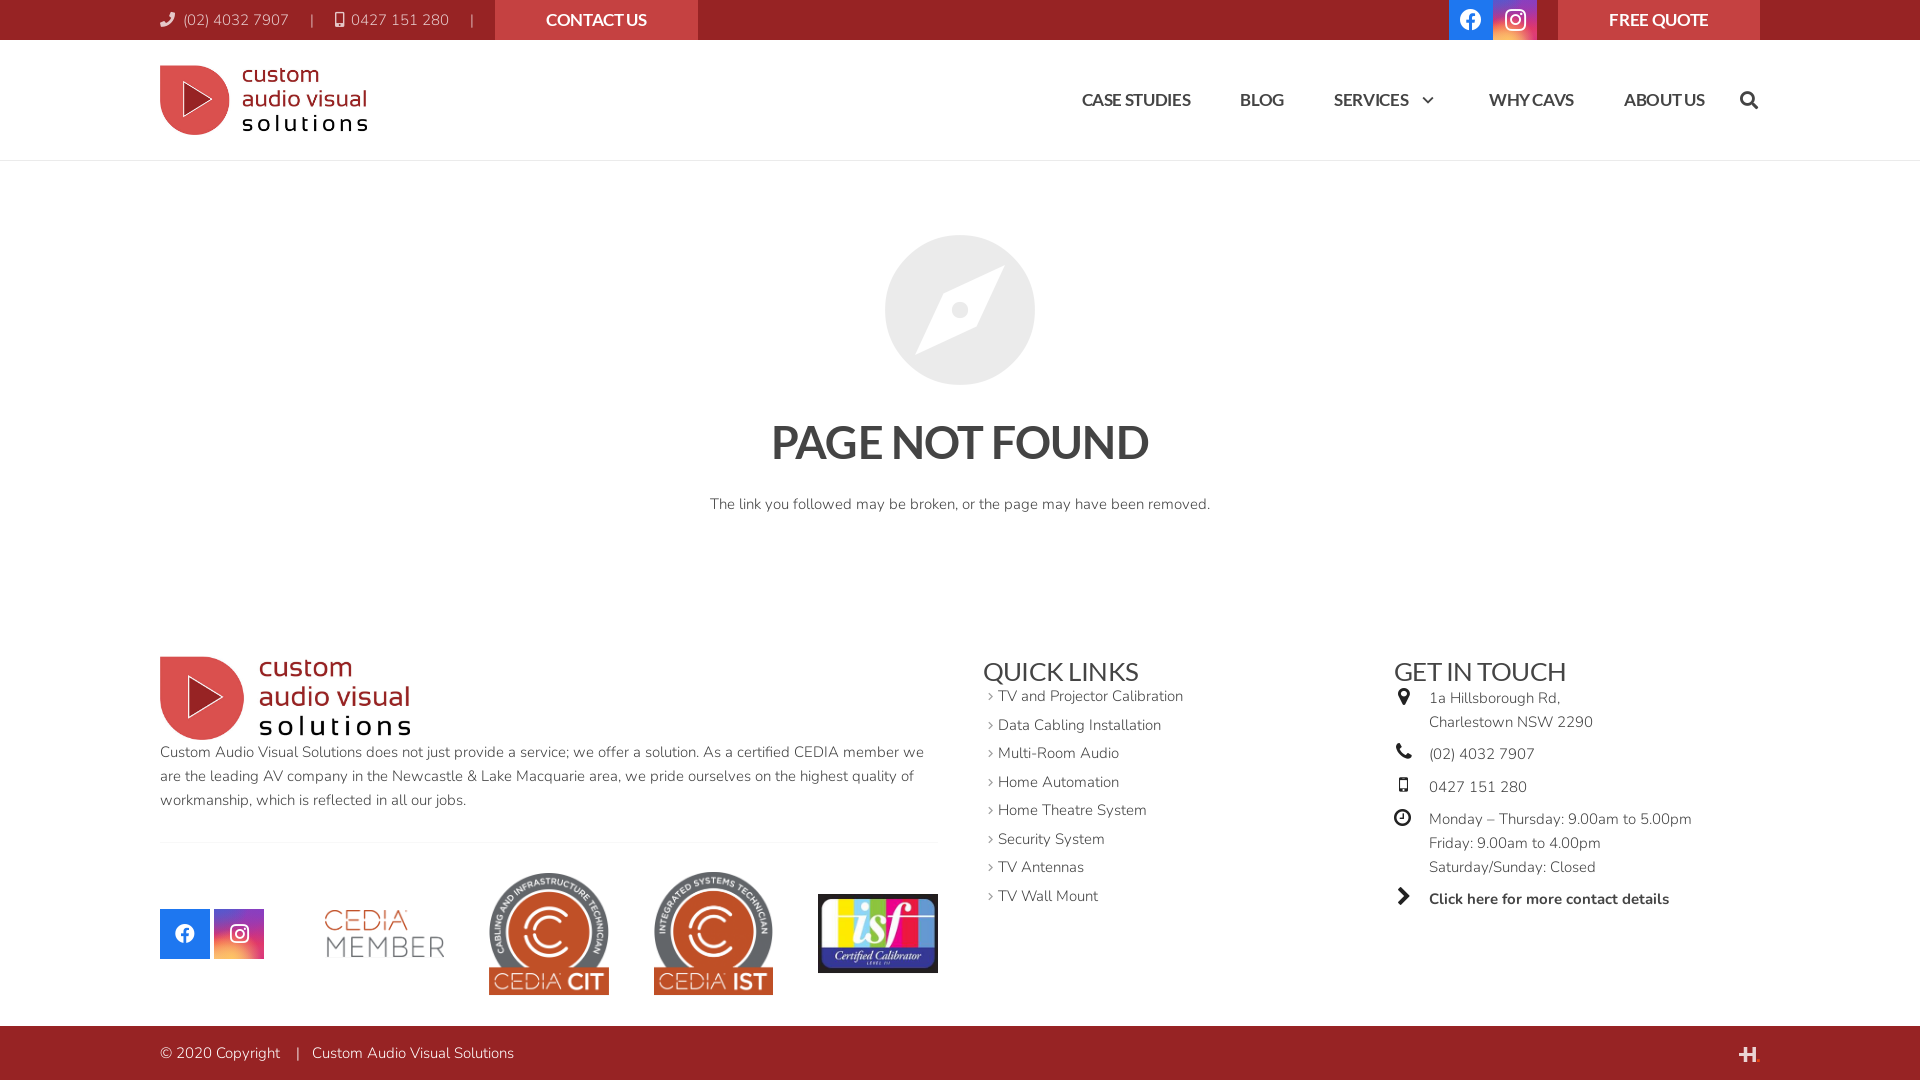  I want to click on 'Home Automation', so click(1057, 781).